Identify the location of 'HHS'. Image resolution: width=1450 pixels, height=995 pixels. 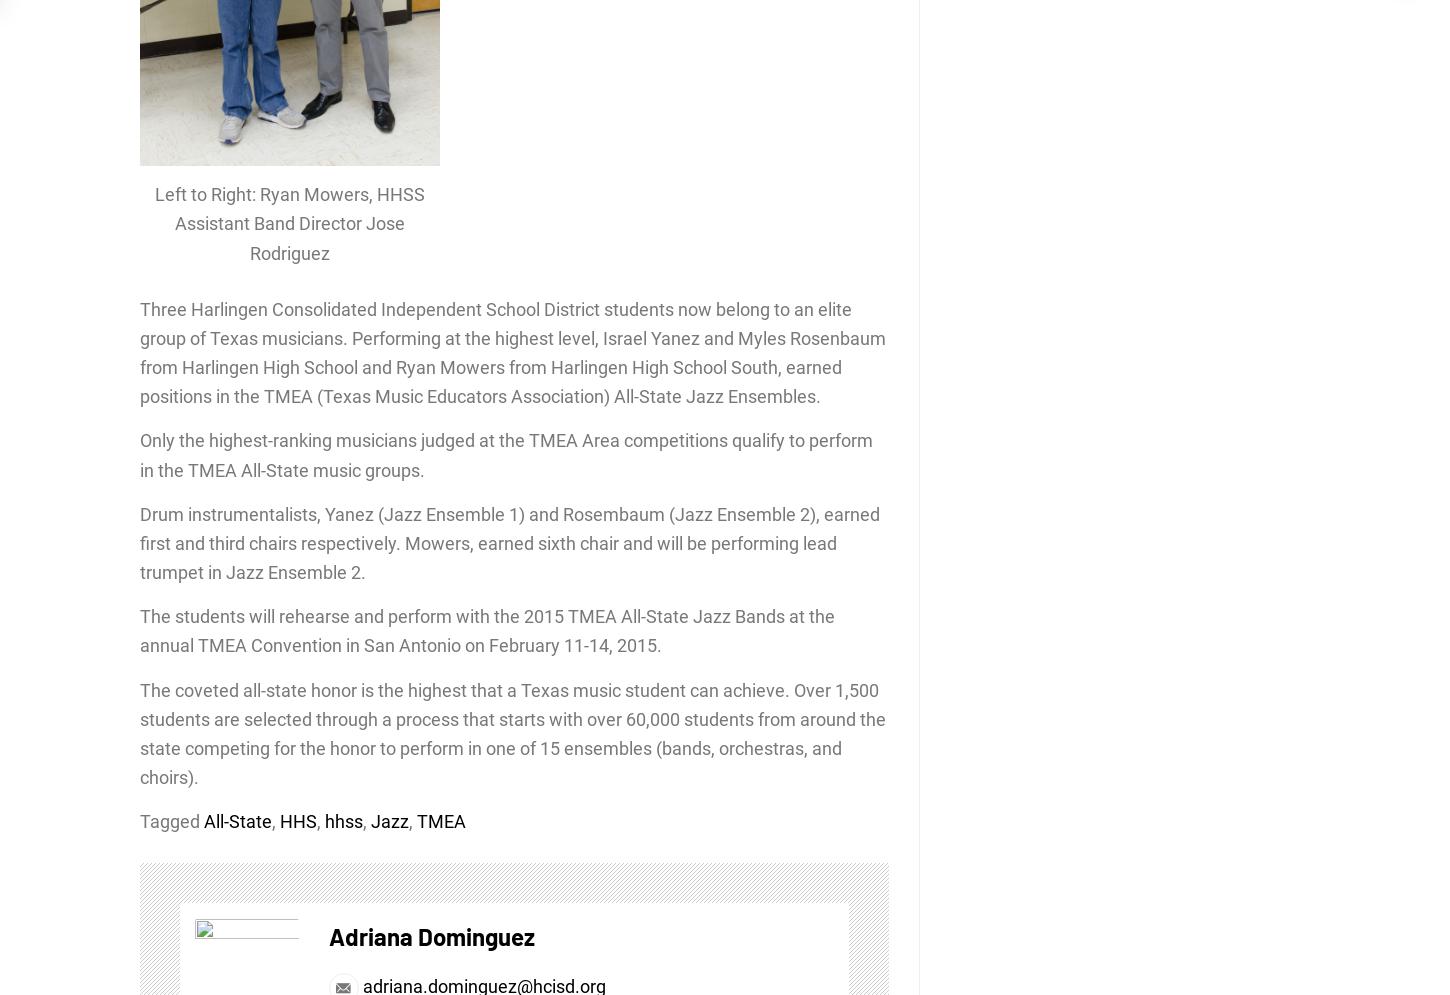
(298, 820).